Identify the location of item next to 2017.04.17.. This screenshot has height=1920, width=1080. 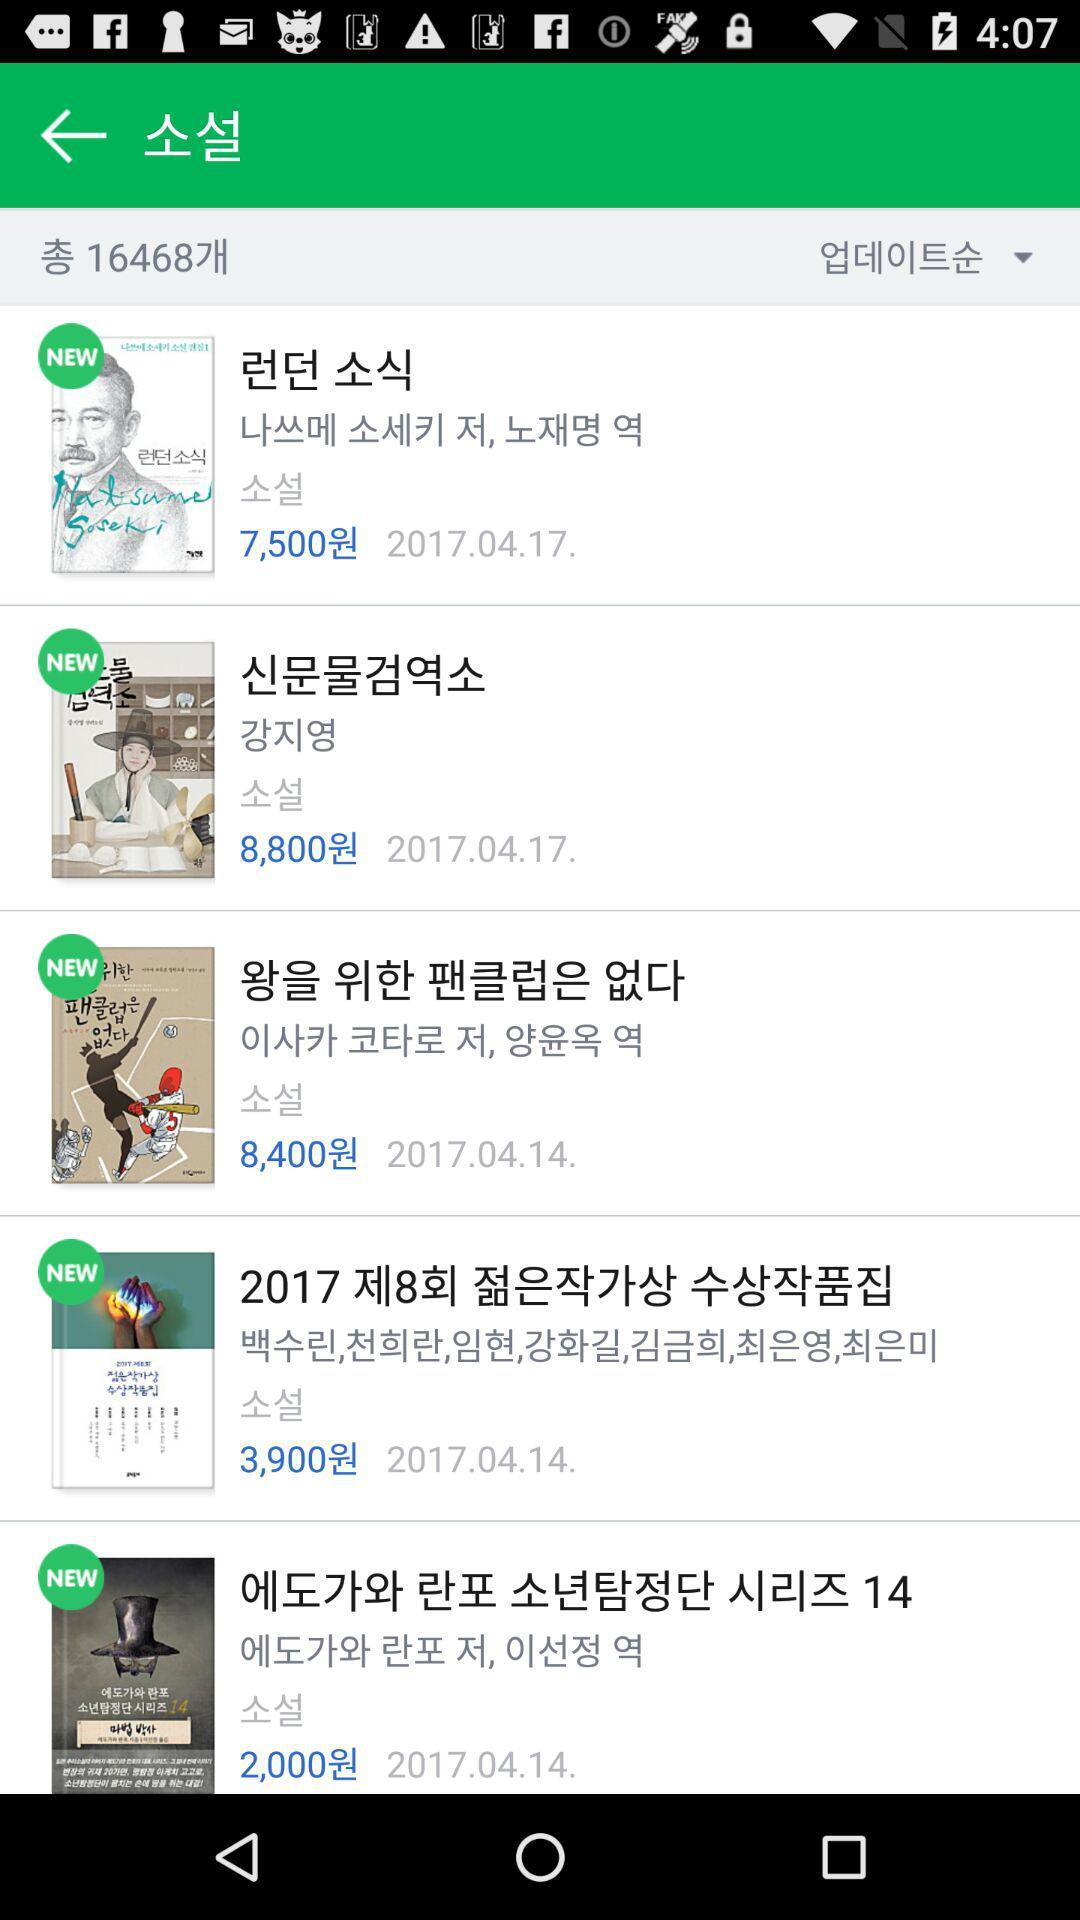
(299, 542).